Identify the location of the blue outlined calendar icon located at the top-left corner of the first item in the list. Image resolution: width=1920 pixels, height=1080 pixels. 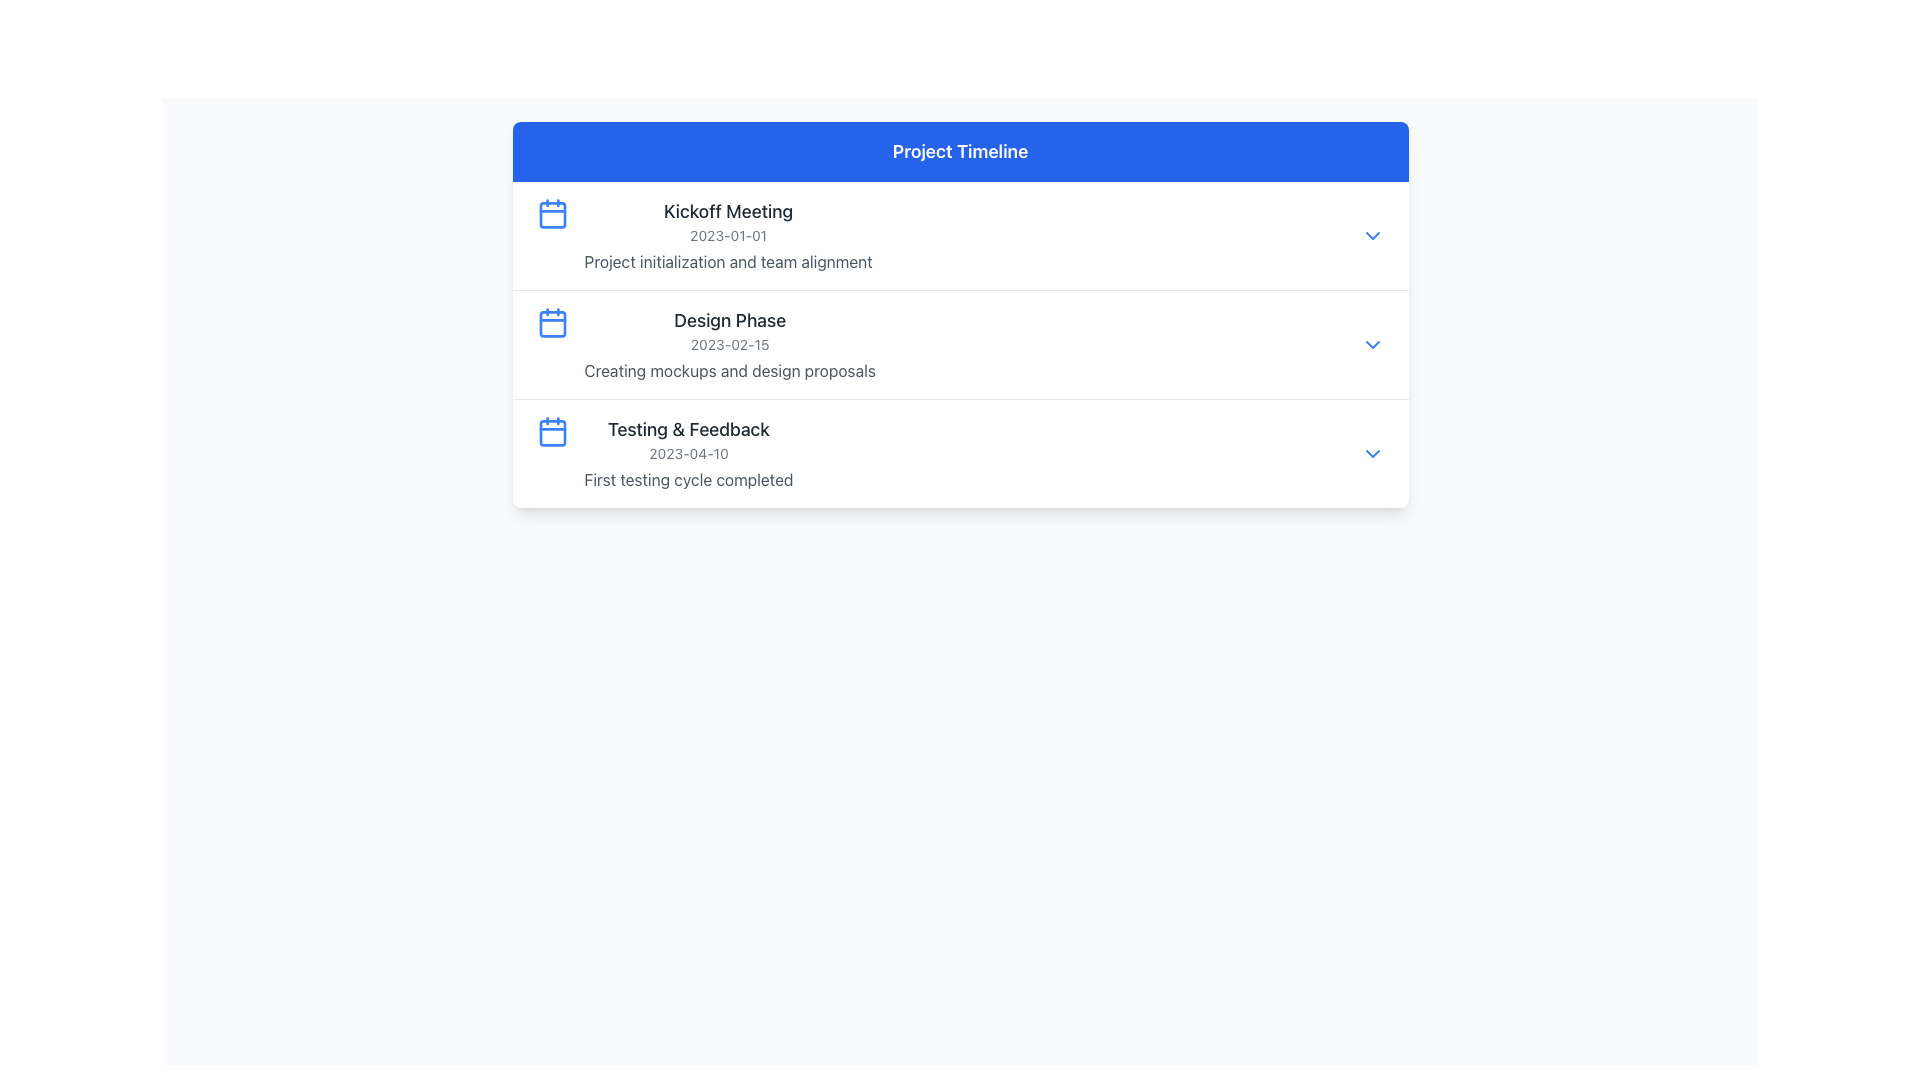
(552, 213).